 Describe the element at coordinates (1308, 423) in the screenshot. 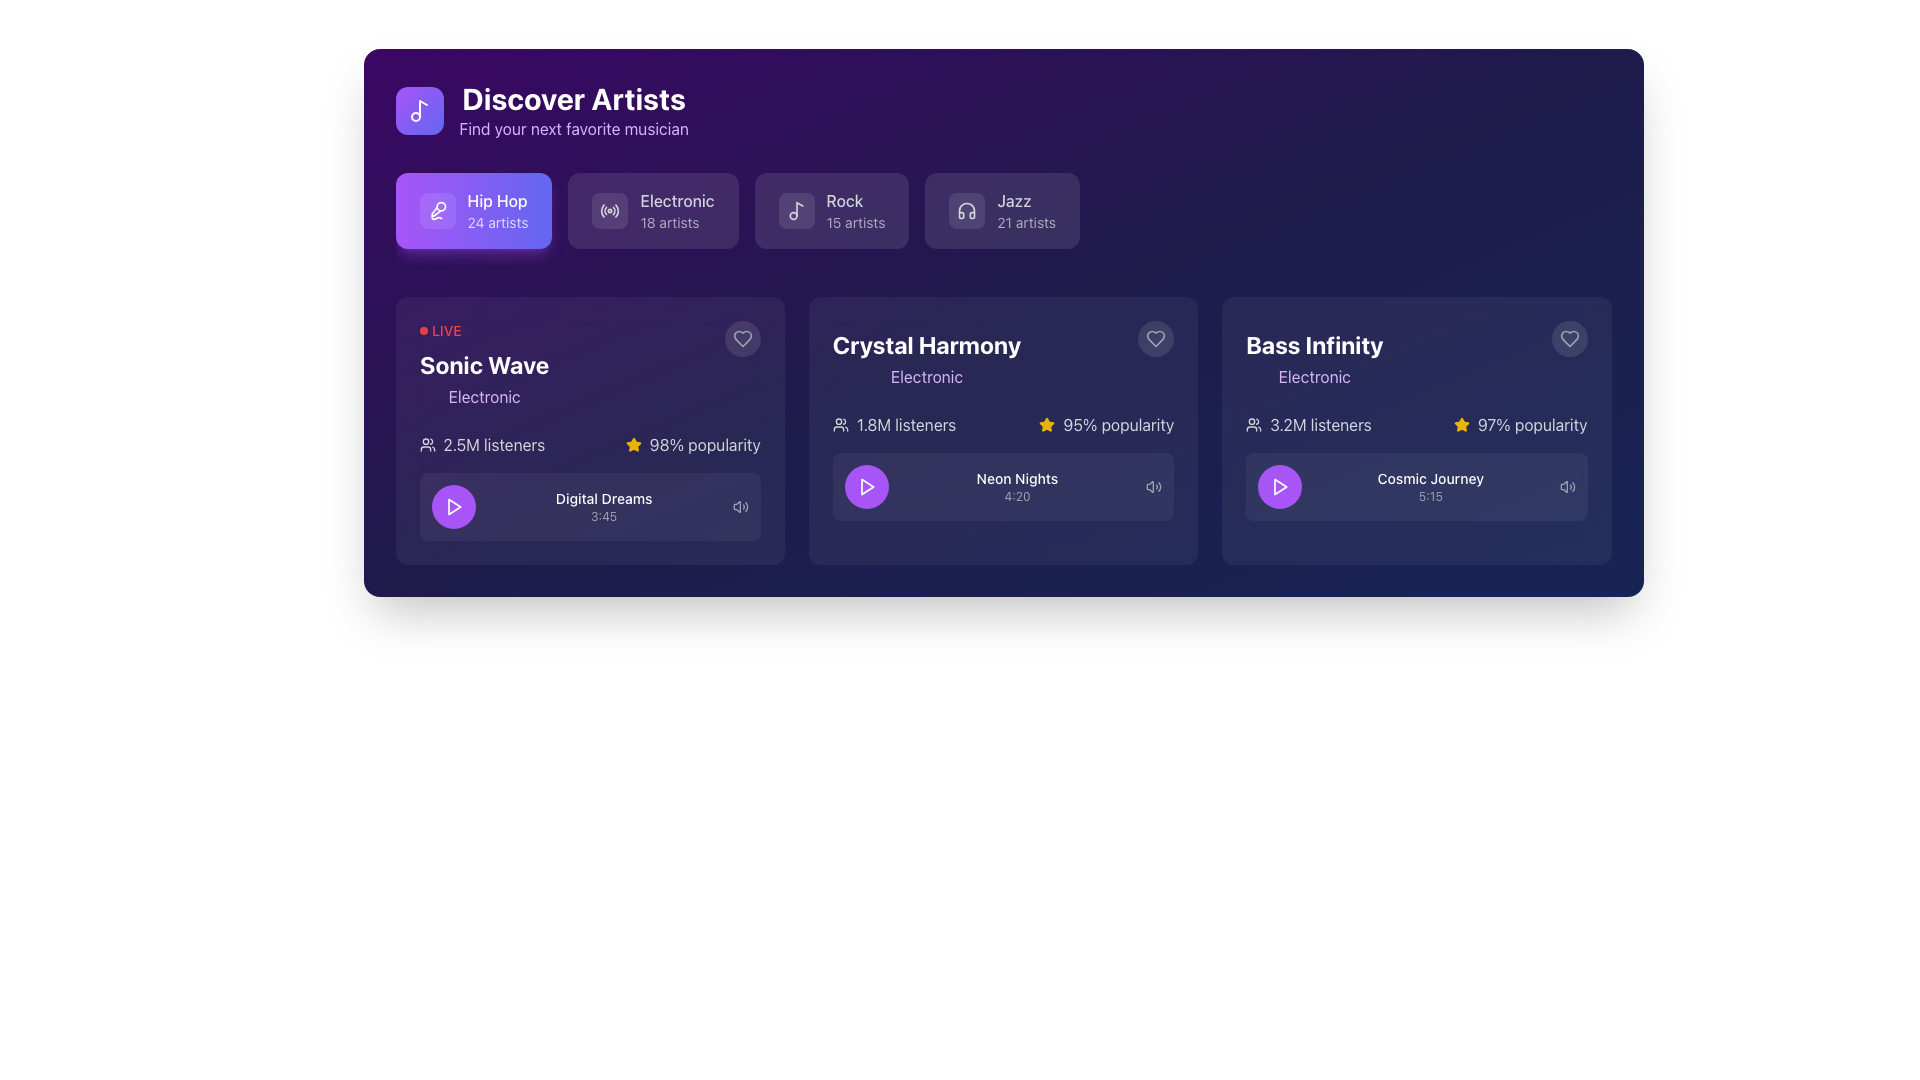

I see `the label displaying '3.2M listeners' with an icon, located in the rightmost card of a three-card layout, below the title 'Bass Infinity' and to the left of the '97% popularity' label` at that location.